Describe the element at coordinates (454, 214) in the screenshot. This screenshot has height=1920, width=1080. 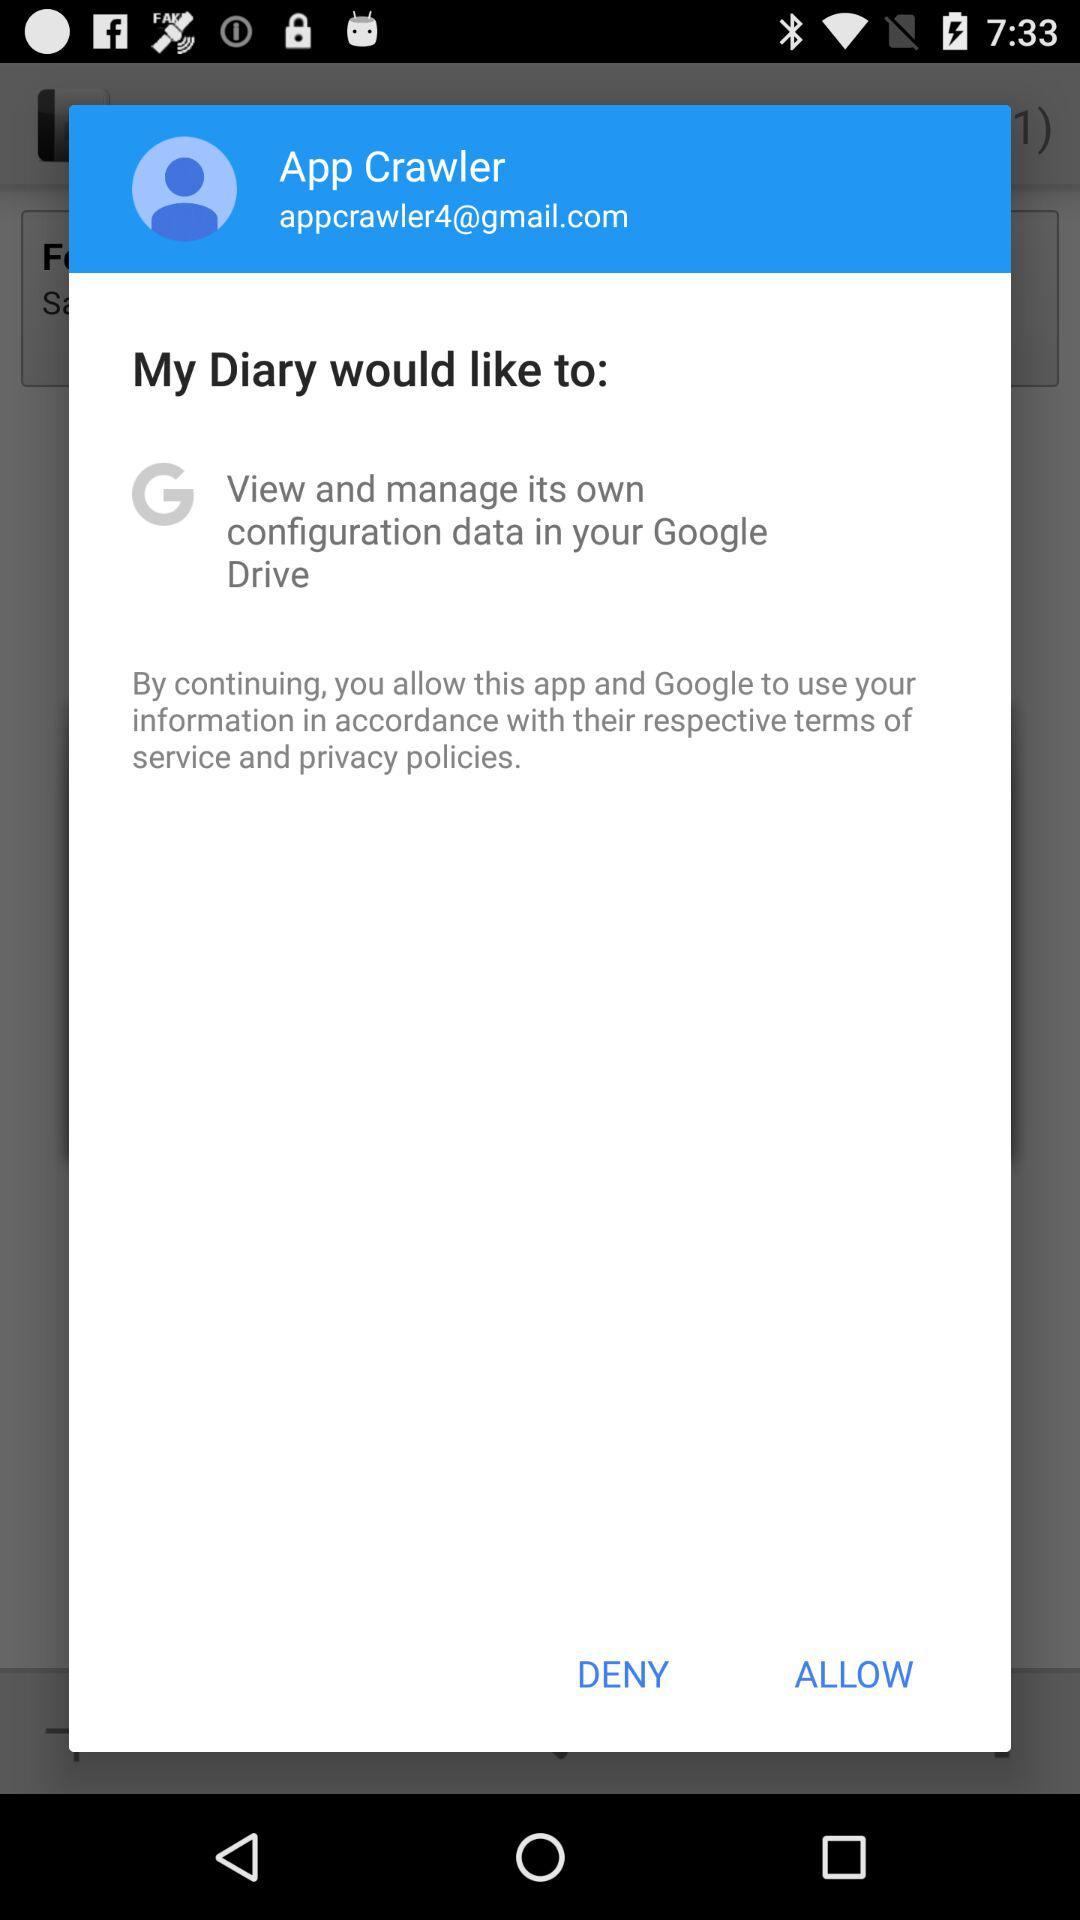
I see `the appcrawler4@gmail.com item` at that location.